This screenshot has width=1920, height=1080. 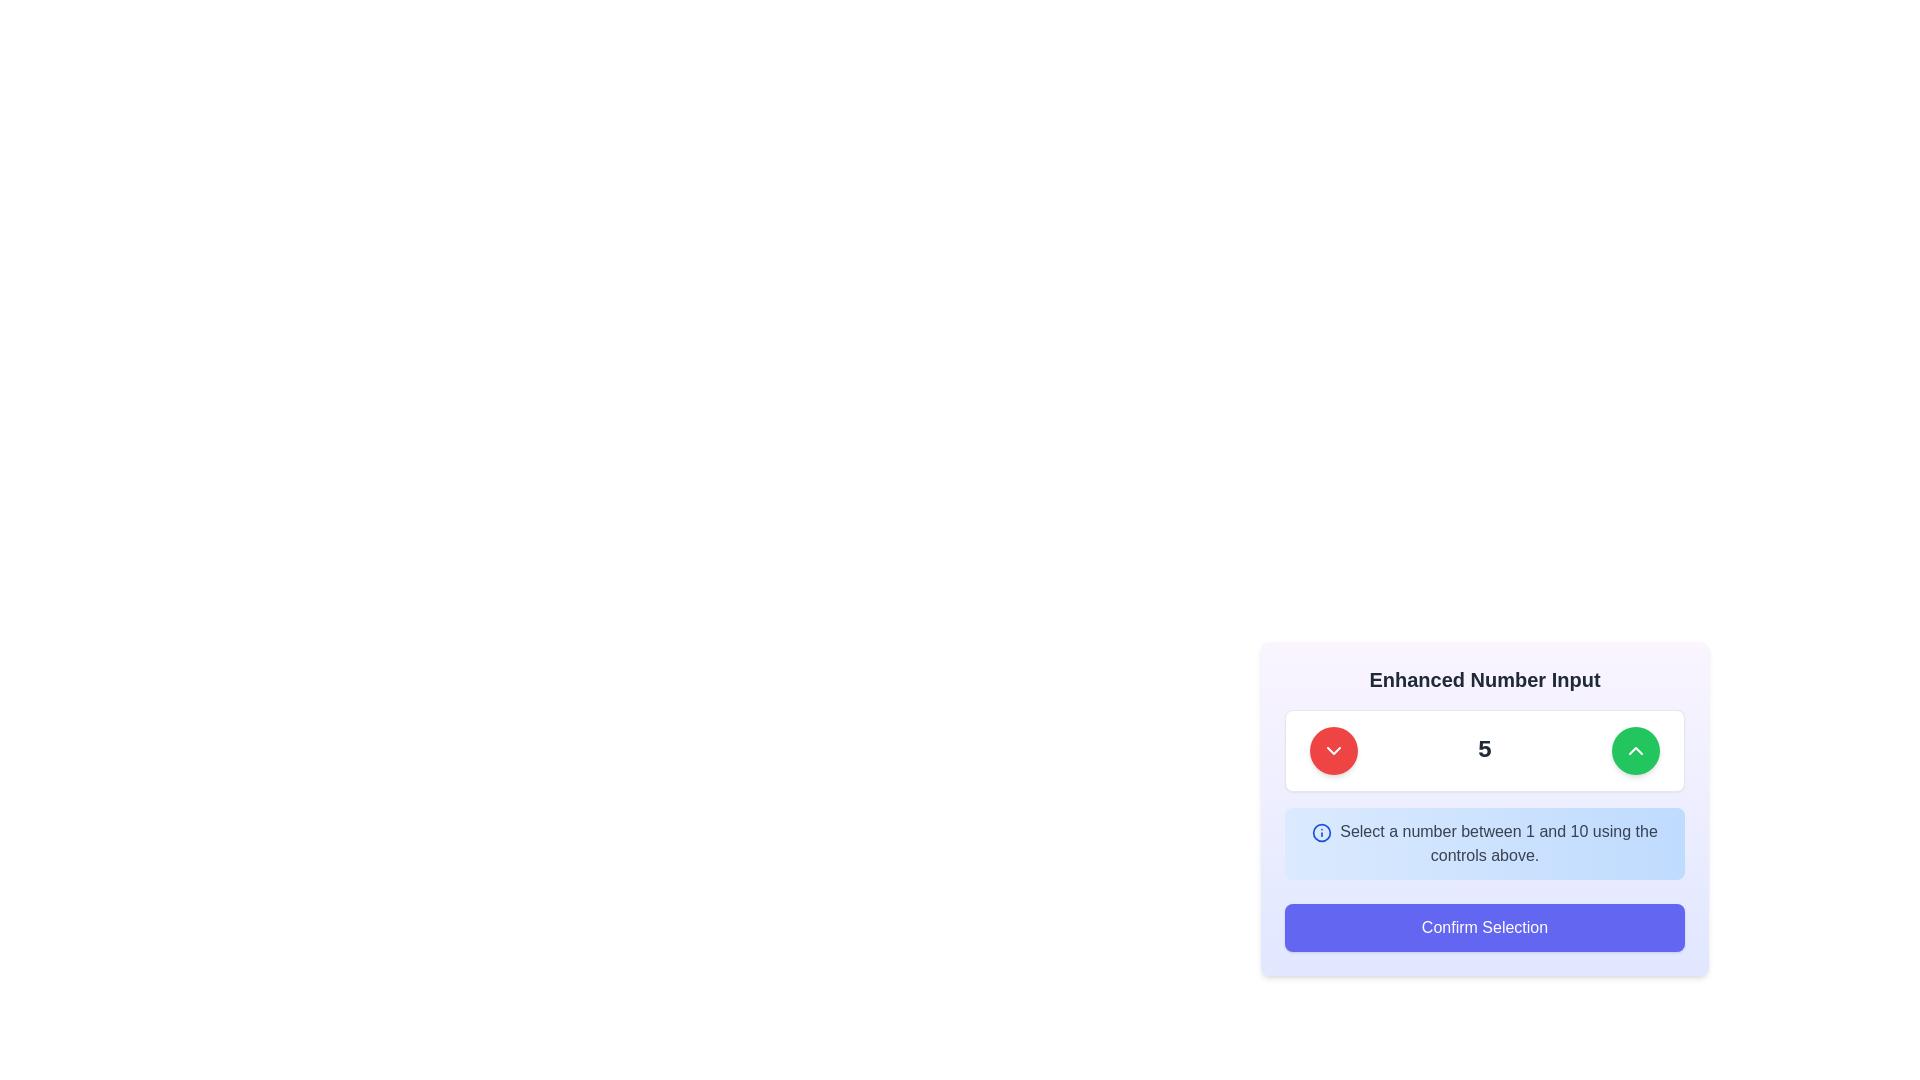 I want to click on the circular green button with a white upward-pointing chevron icon, so click(x=1636, y=751).